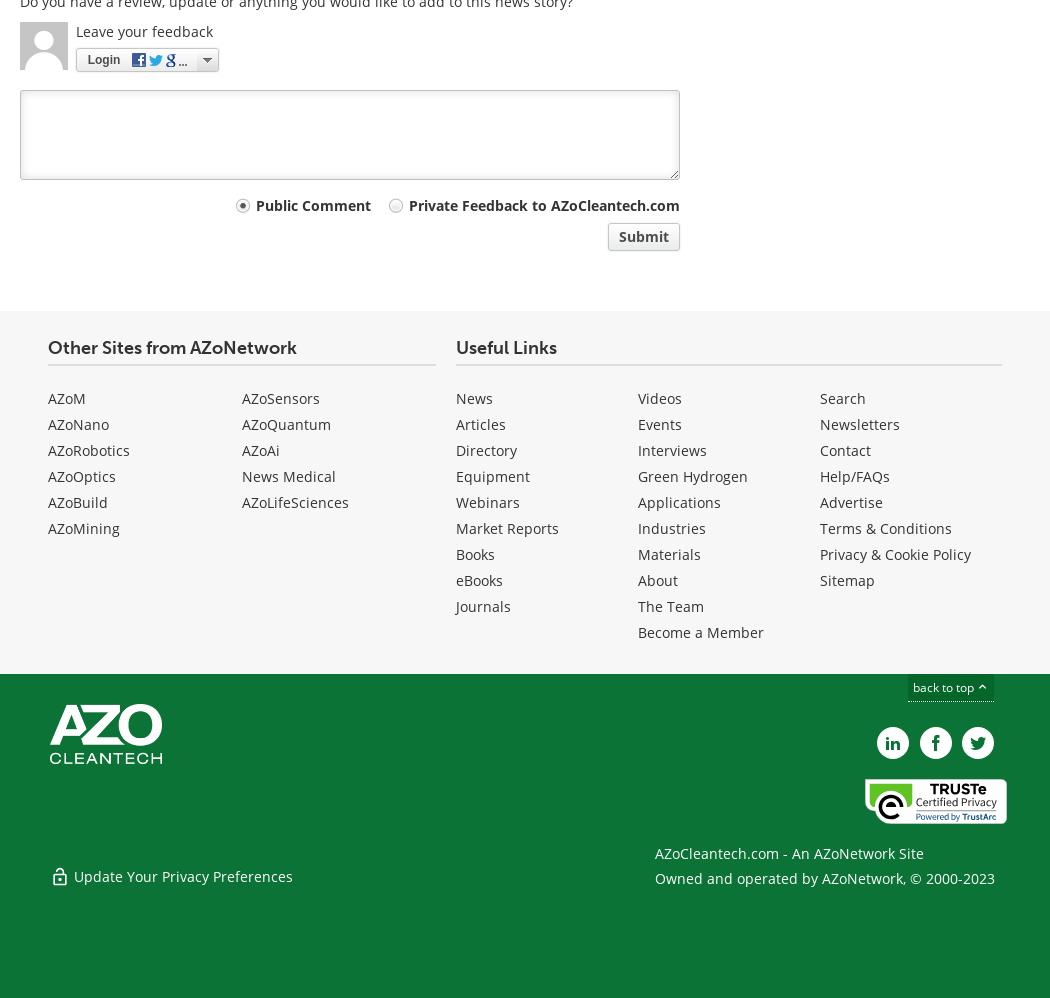 The image size is (1050, 998). What do you see at coordinates (454, 579) in the screenshot?
I see `'eBooks'` at bounding box center [454, 579].